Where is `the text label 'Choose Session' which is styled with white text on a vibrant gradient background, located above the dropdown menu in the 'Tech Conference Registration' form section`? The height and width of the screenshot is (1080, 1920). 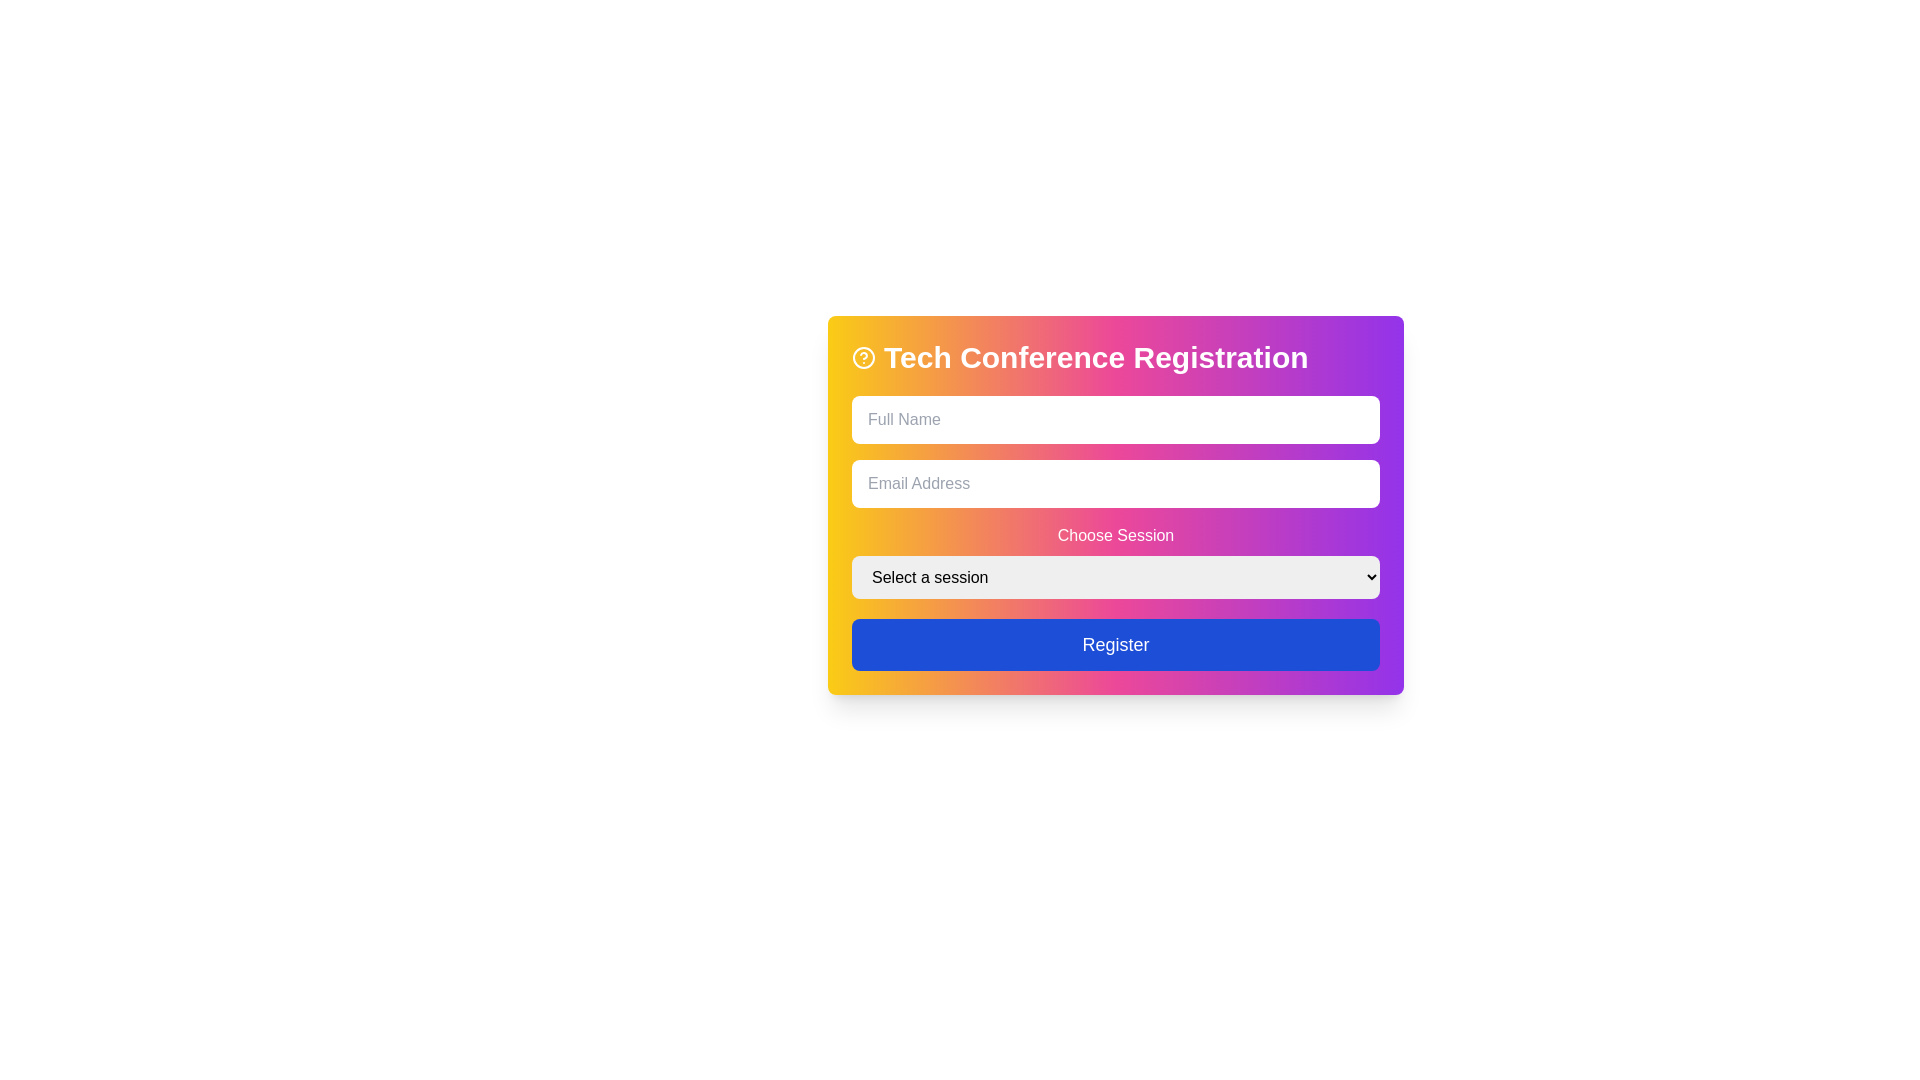 the text label 'Choose Session' which is styled with white text on a vibrant gradient background, located above the dropdown menu in the 'Tech Conference Registration' form section is located at coordinates (1115, 535).